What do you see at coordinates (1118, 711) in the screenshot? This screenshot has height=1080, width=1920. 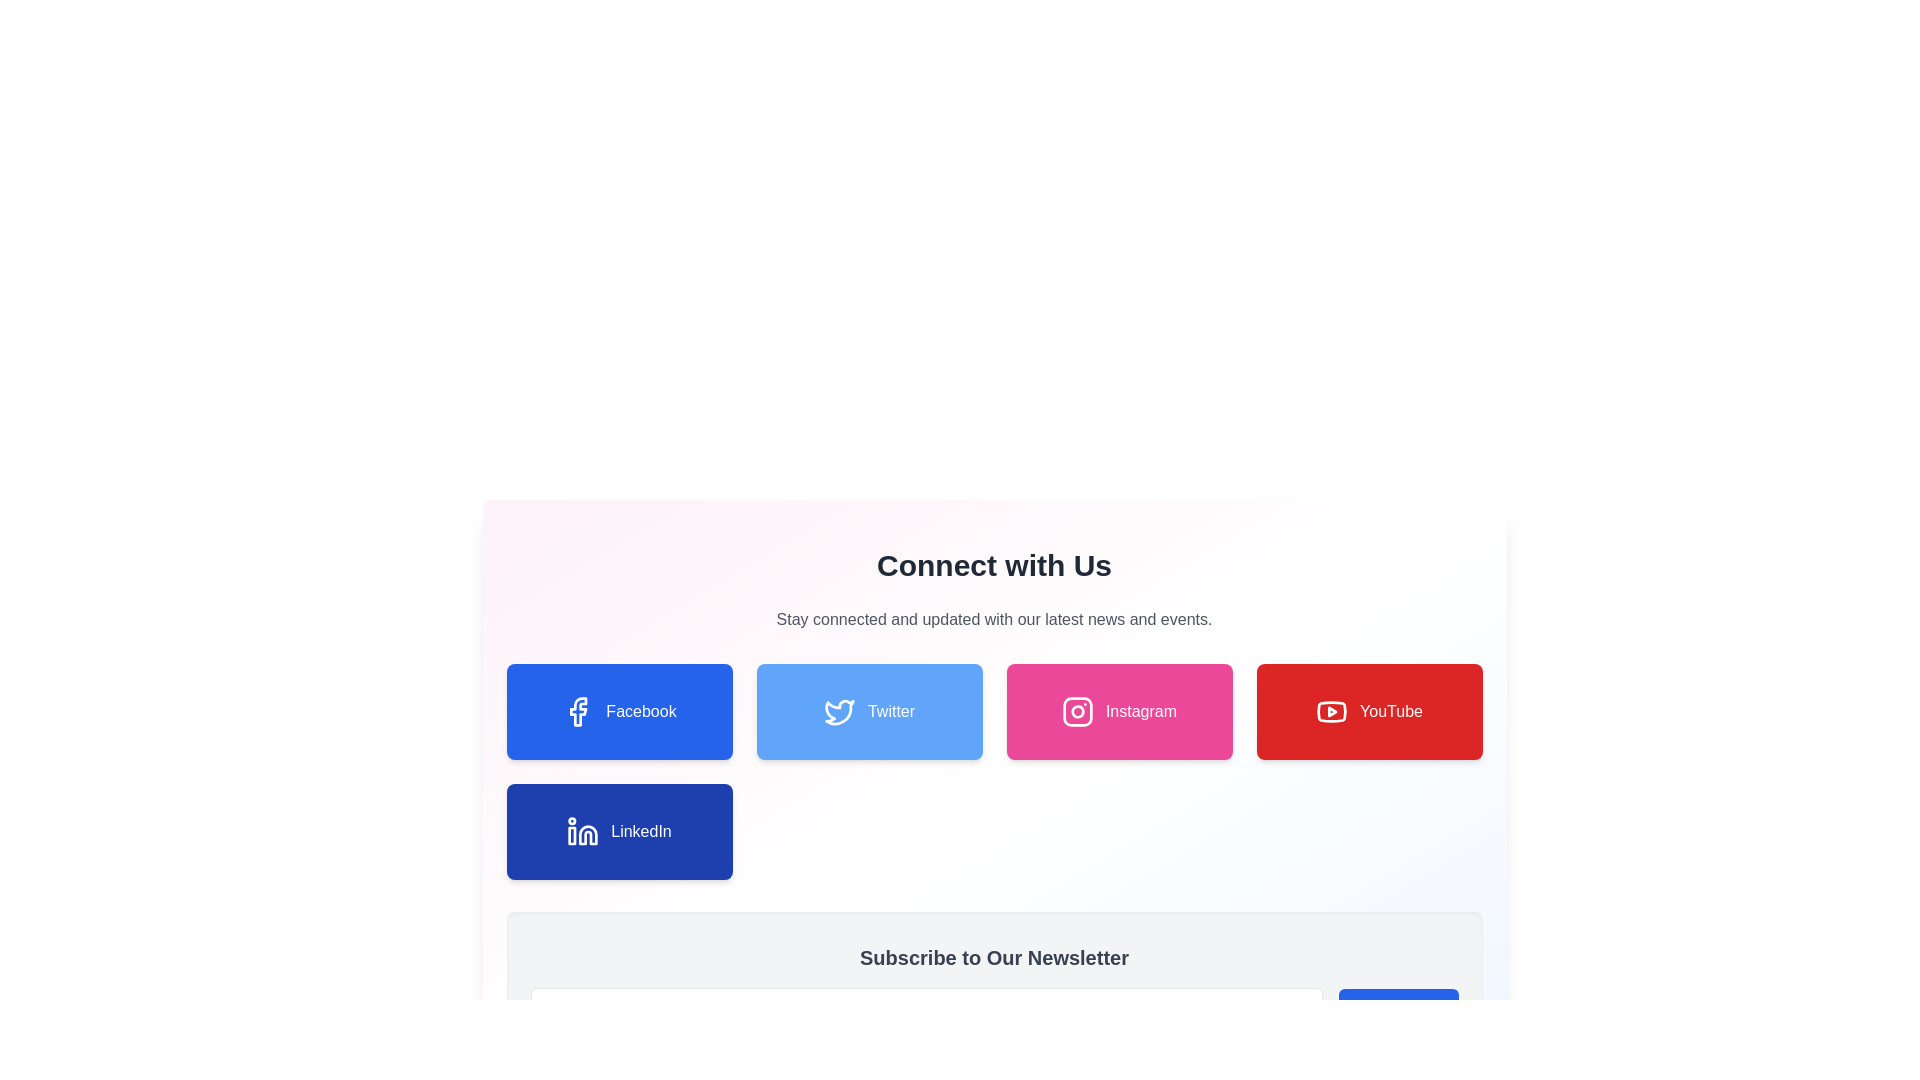 I see `the Instagram button, which is the third button in a row of four under the 'Connect with Us' header` at bounding box center [1118, 711].